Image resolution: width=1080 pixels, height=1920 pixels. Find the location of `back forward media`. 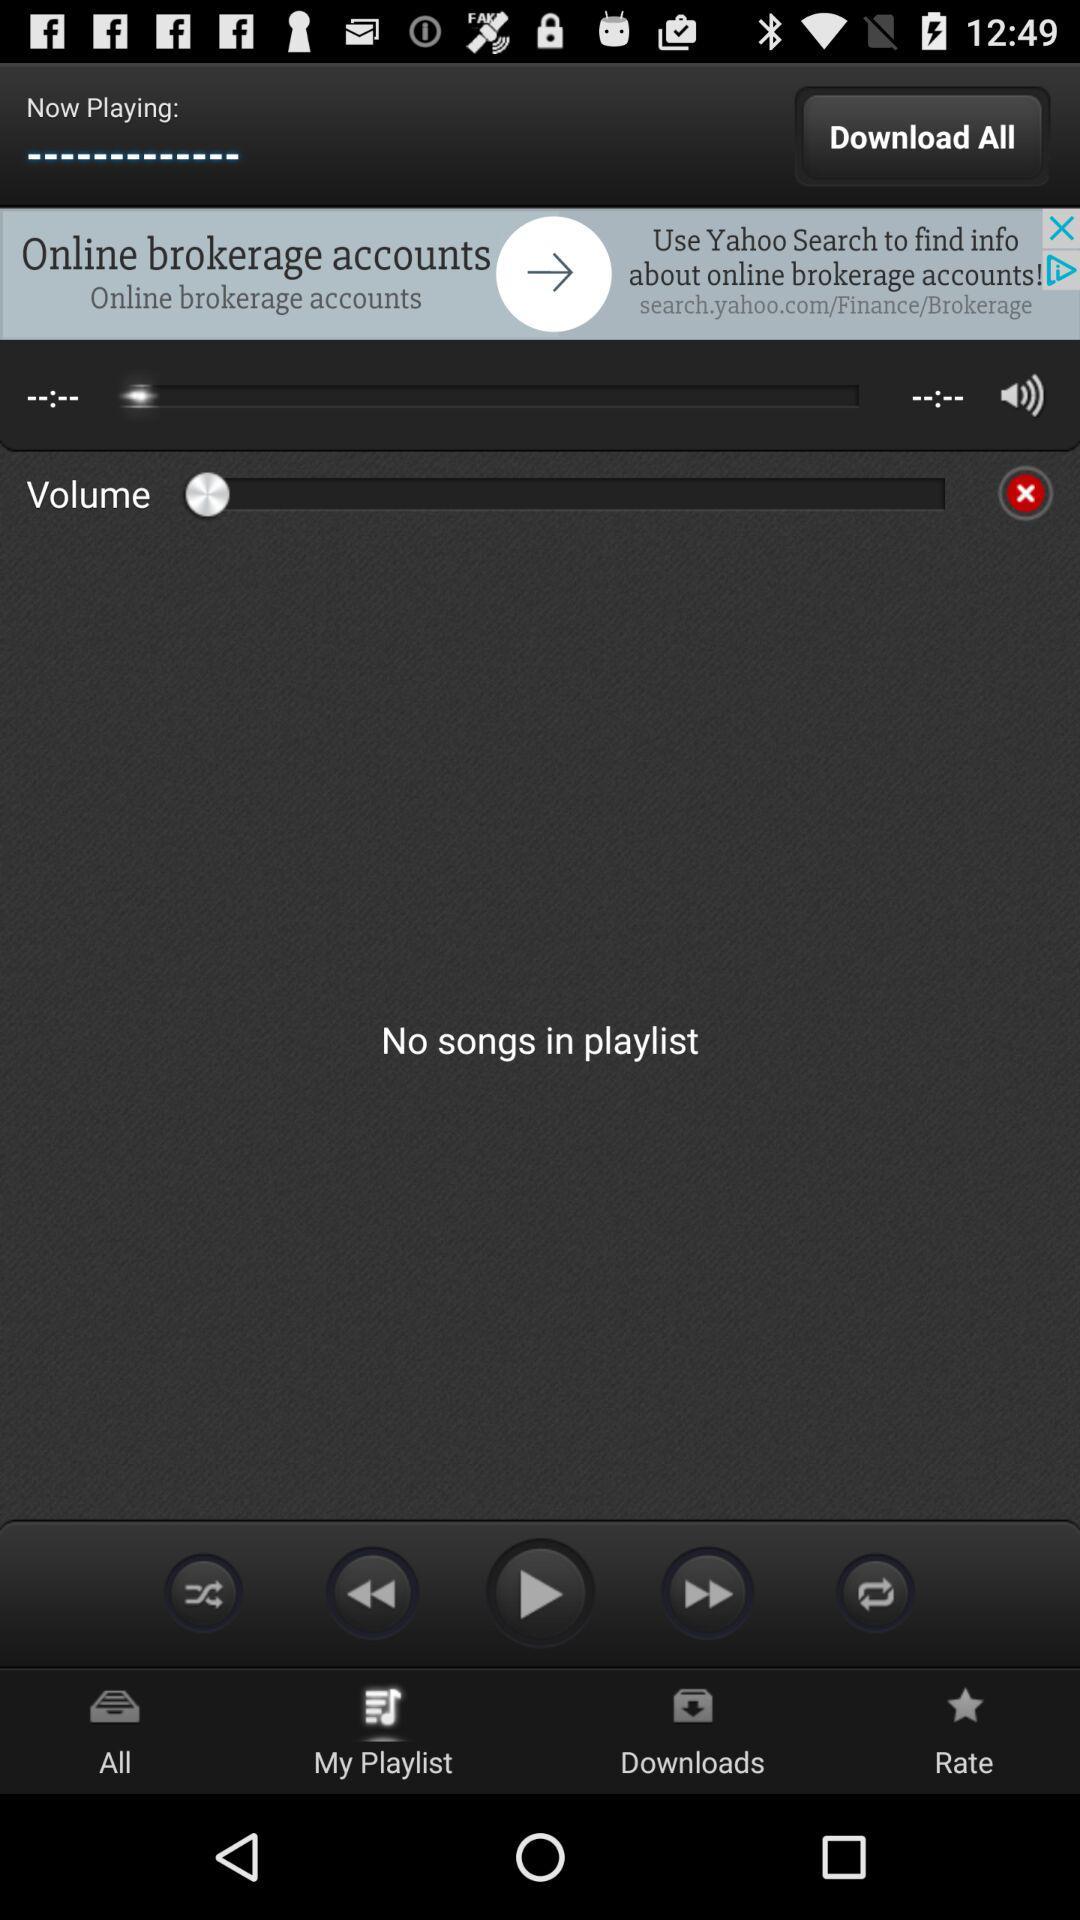

back forward media is located at coordinates (371, 1591).